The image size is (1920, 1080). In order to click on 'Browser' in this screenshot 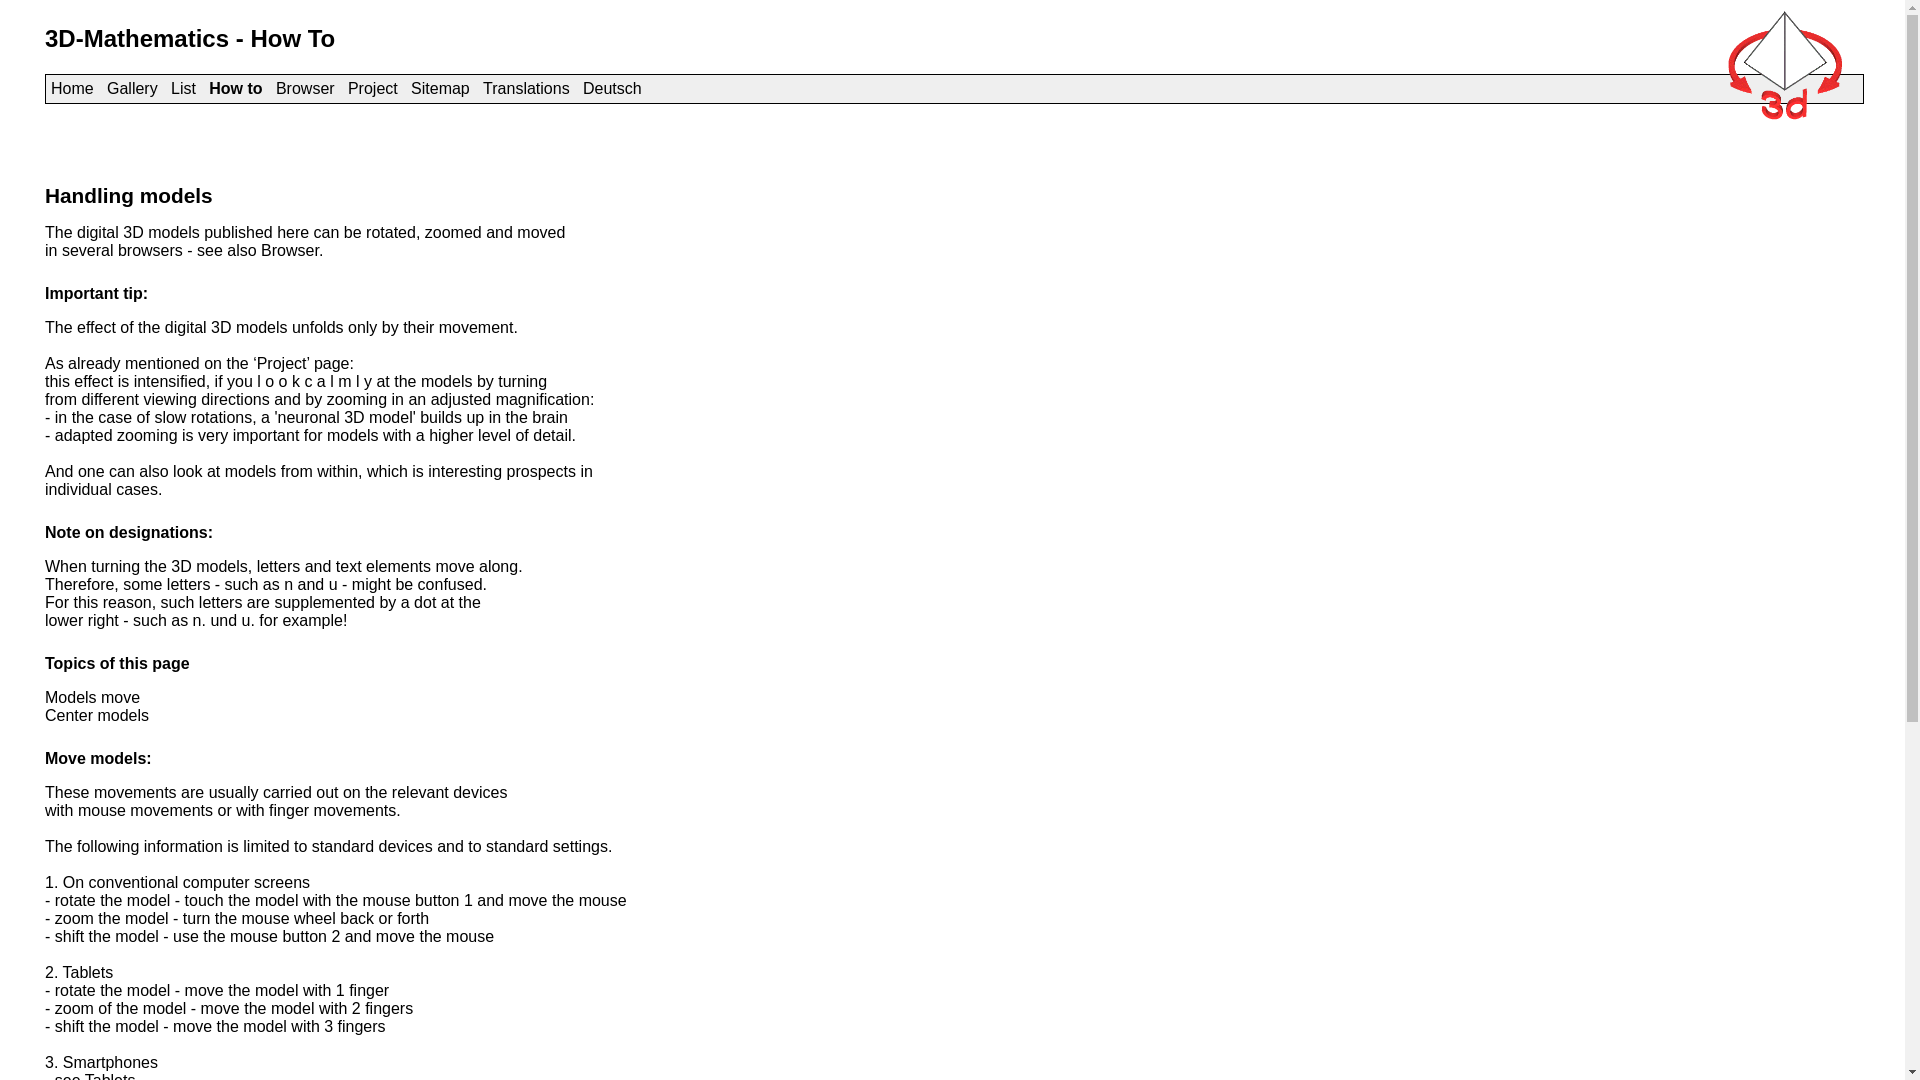, I will do `click(274, 87)`.